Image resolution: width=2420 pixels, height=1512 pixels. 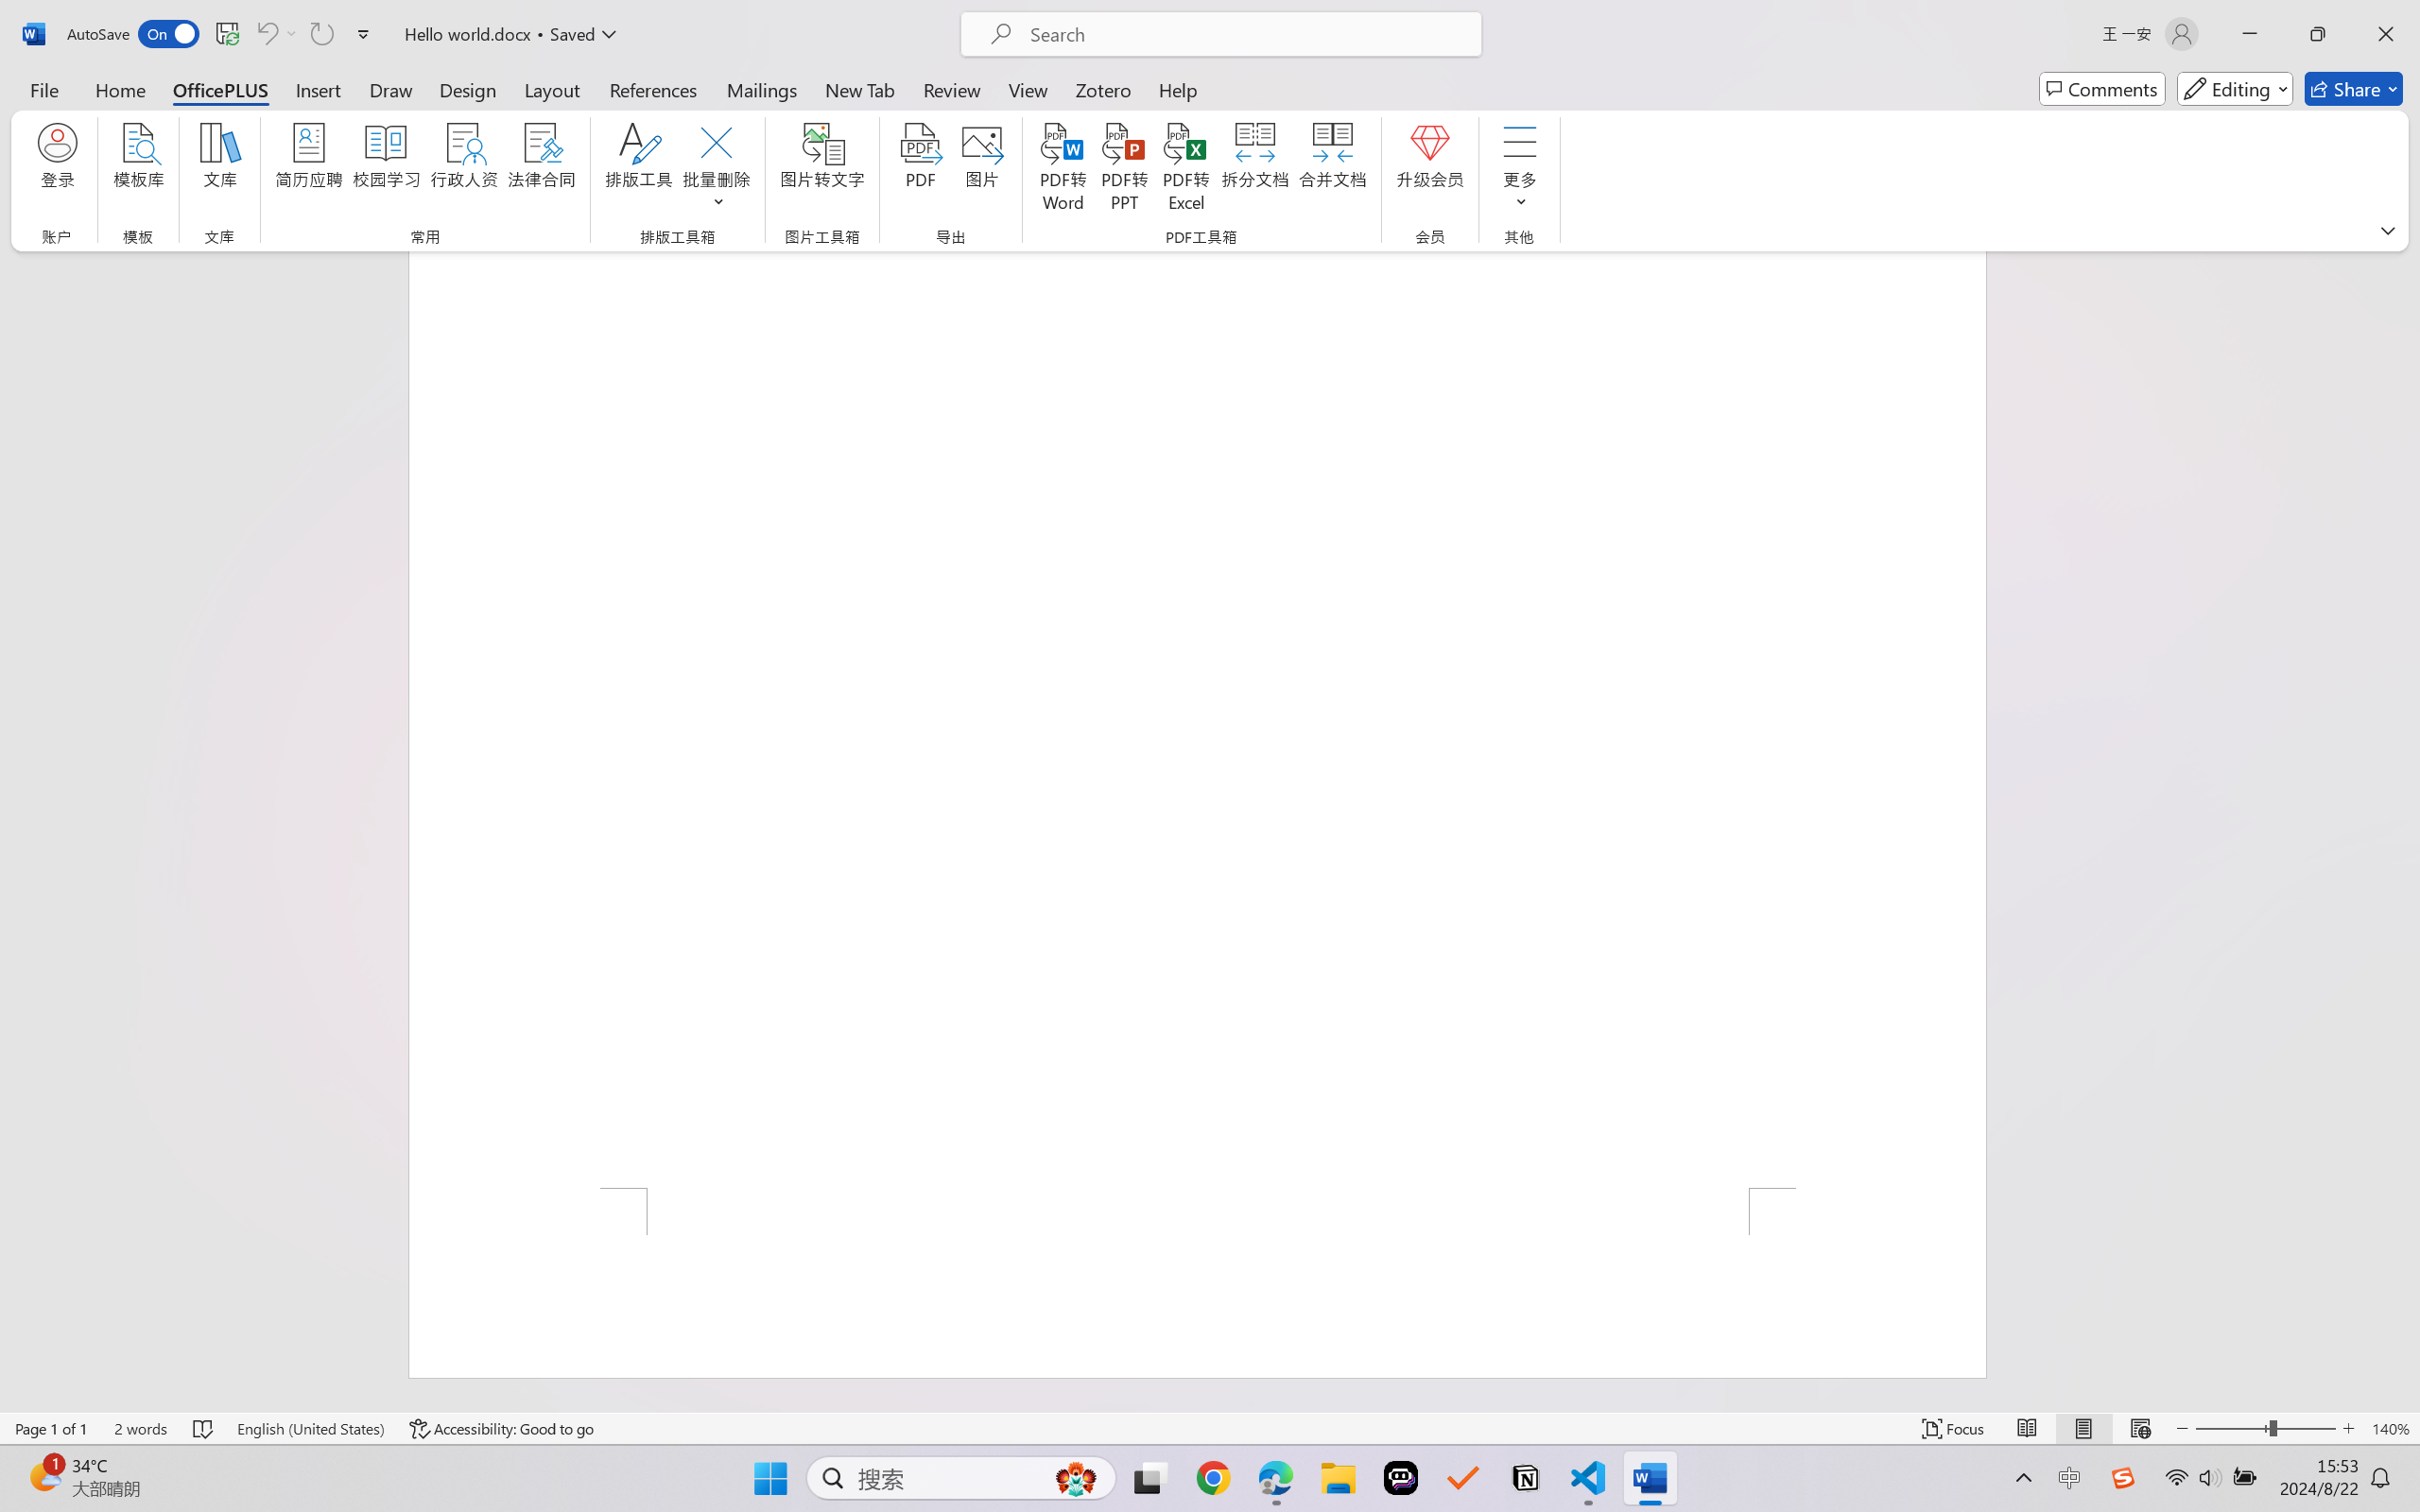 What do you see at coordinates (1177, 88) in the screenshot?
I see `'Help'` at bounding box center [1177, 88].